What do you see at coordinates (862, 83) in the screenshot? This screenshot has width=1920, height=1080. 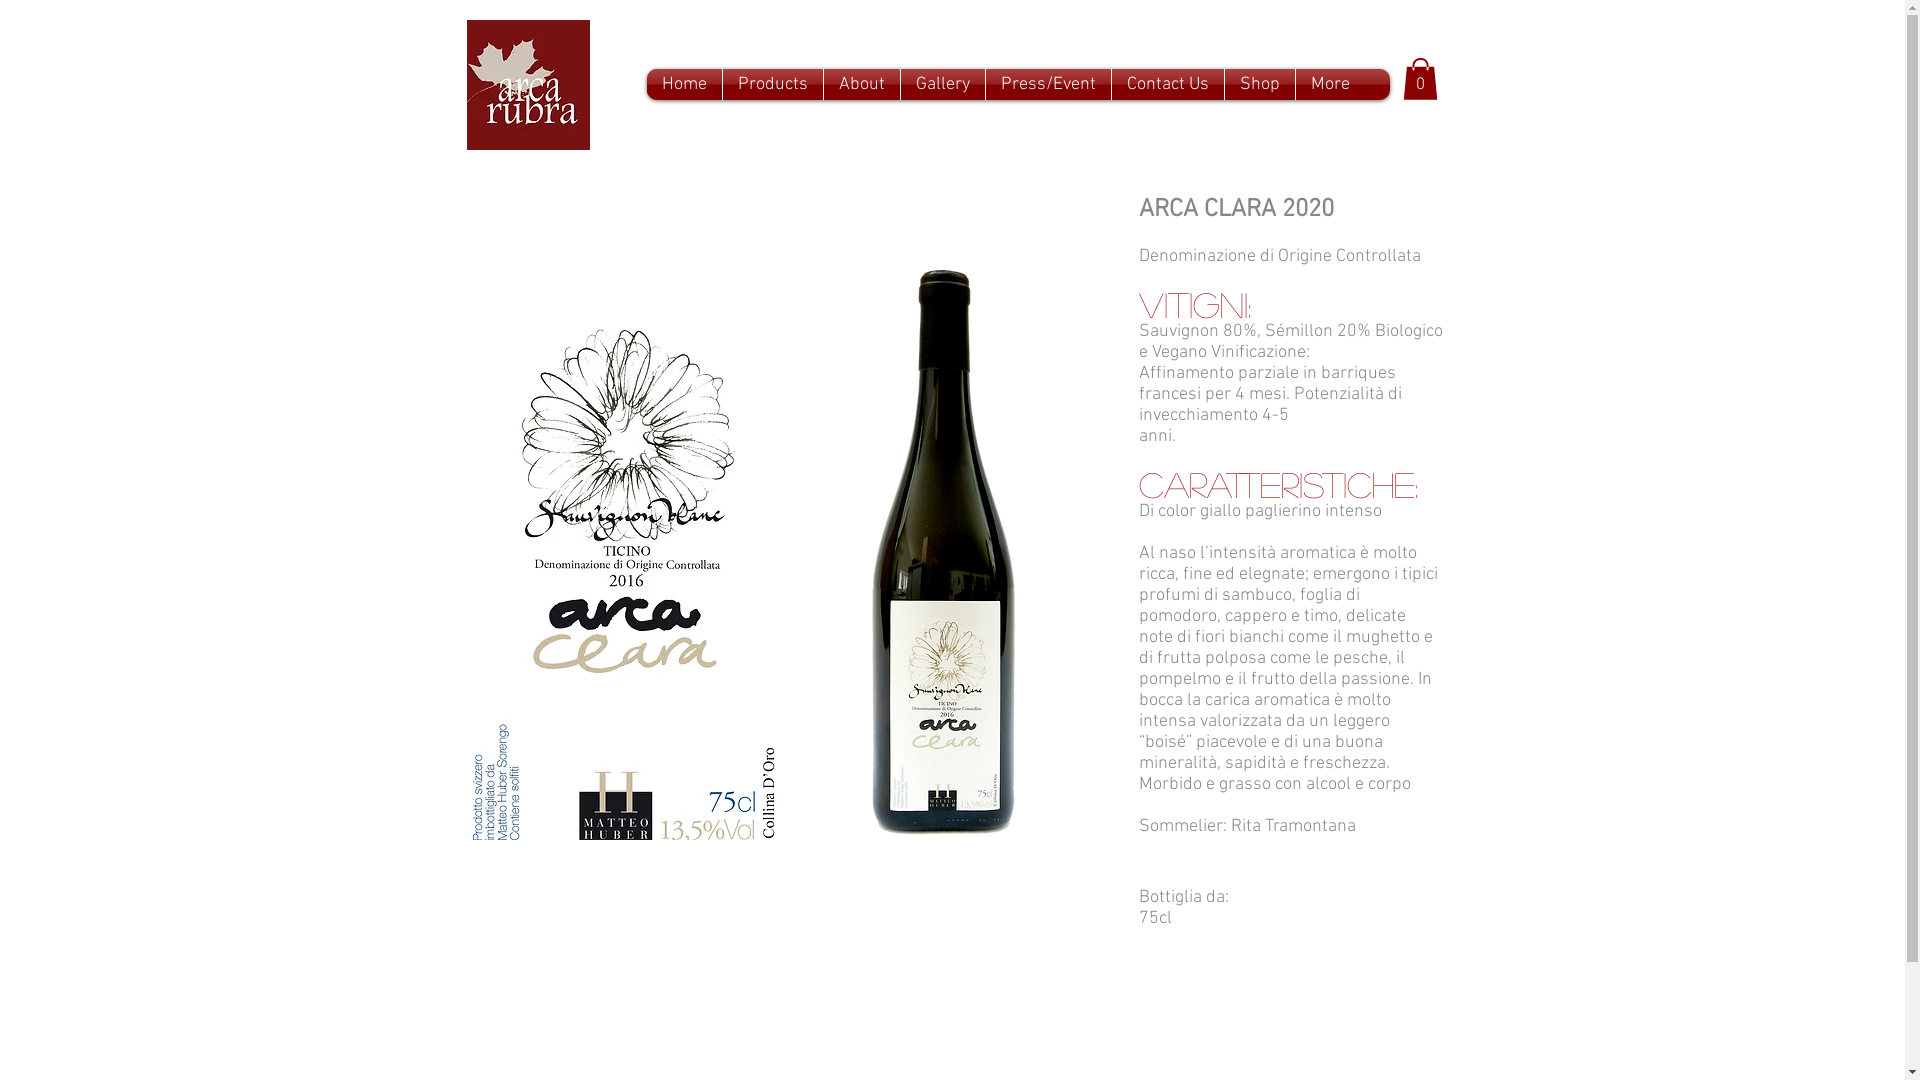 I see `'About'` at bounding box center [862, 83].